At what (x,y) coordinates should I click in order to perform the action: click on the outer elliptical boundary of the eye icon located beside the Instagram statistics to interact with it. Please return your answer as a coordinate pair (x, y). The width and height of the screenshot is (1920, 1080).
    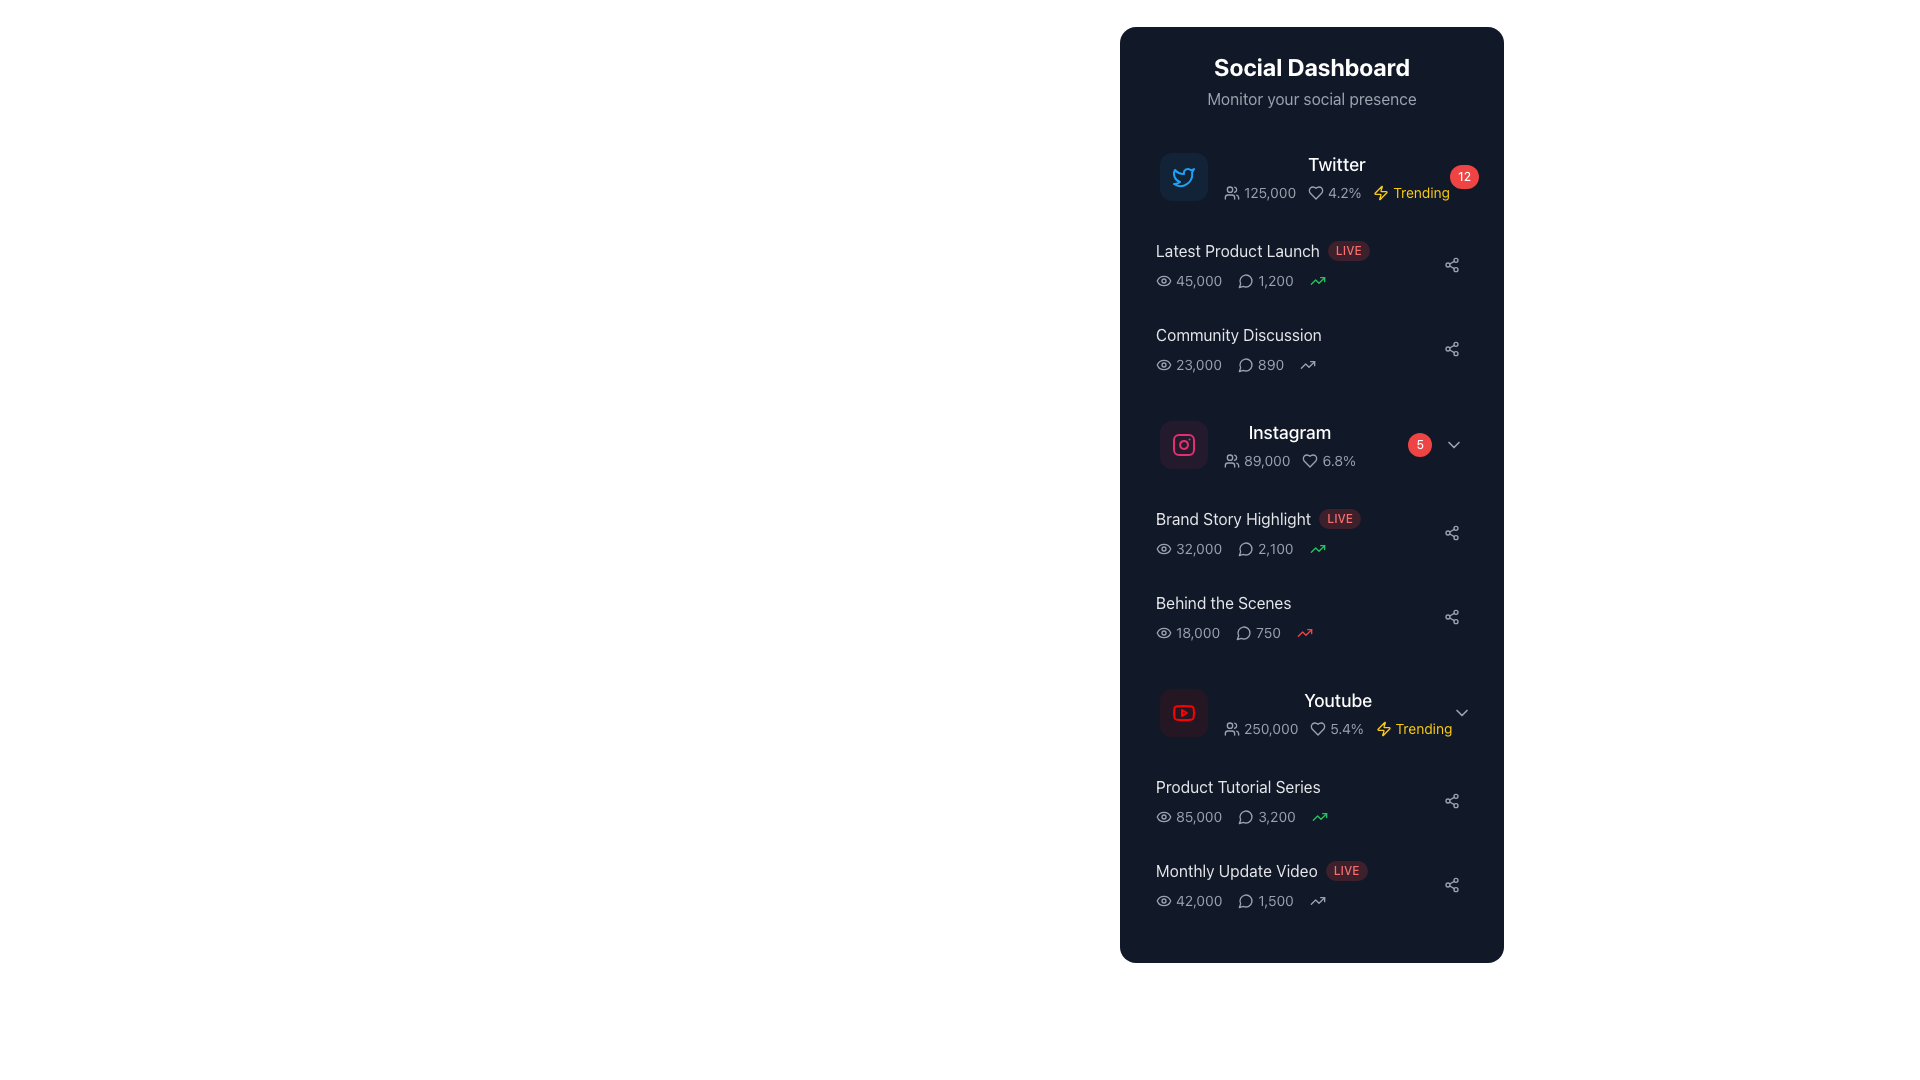
    Looking at the image, I should click on (1163, 817).